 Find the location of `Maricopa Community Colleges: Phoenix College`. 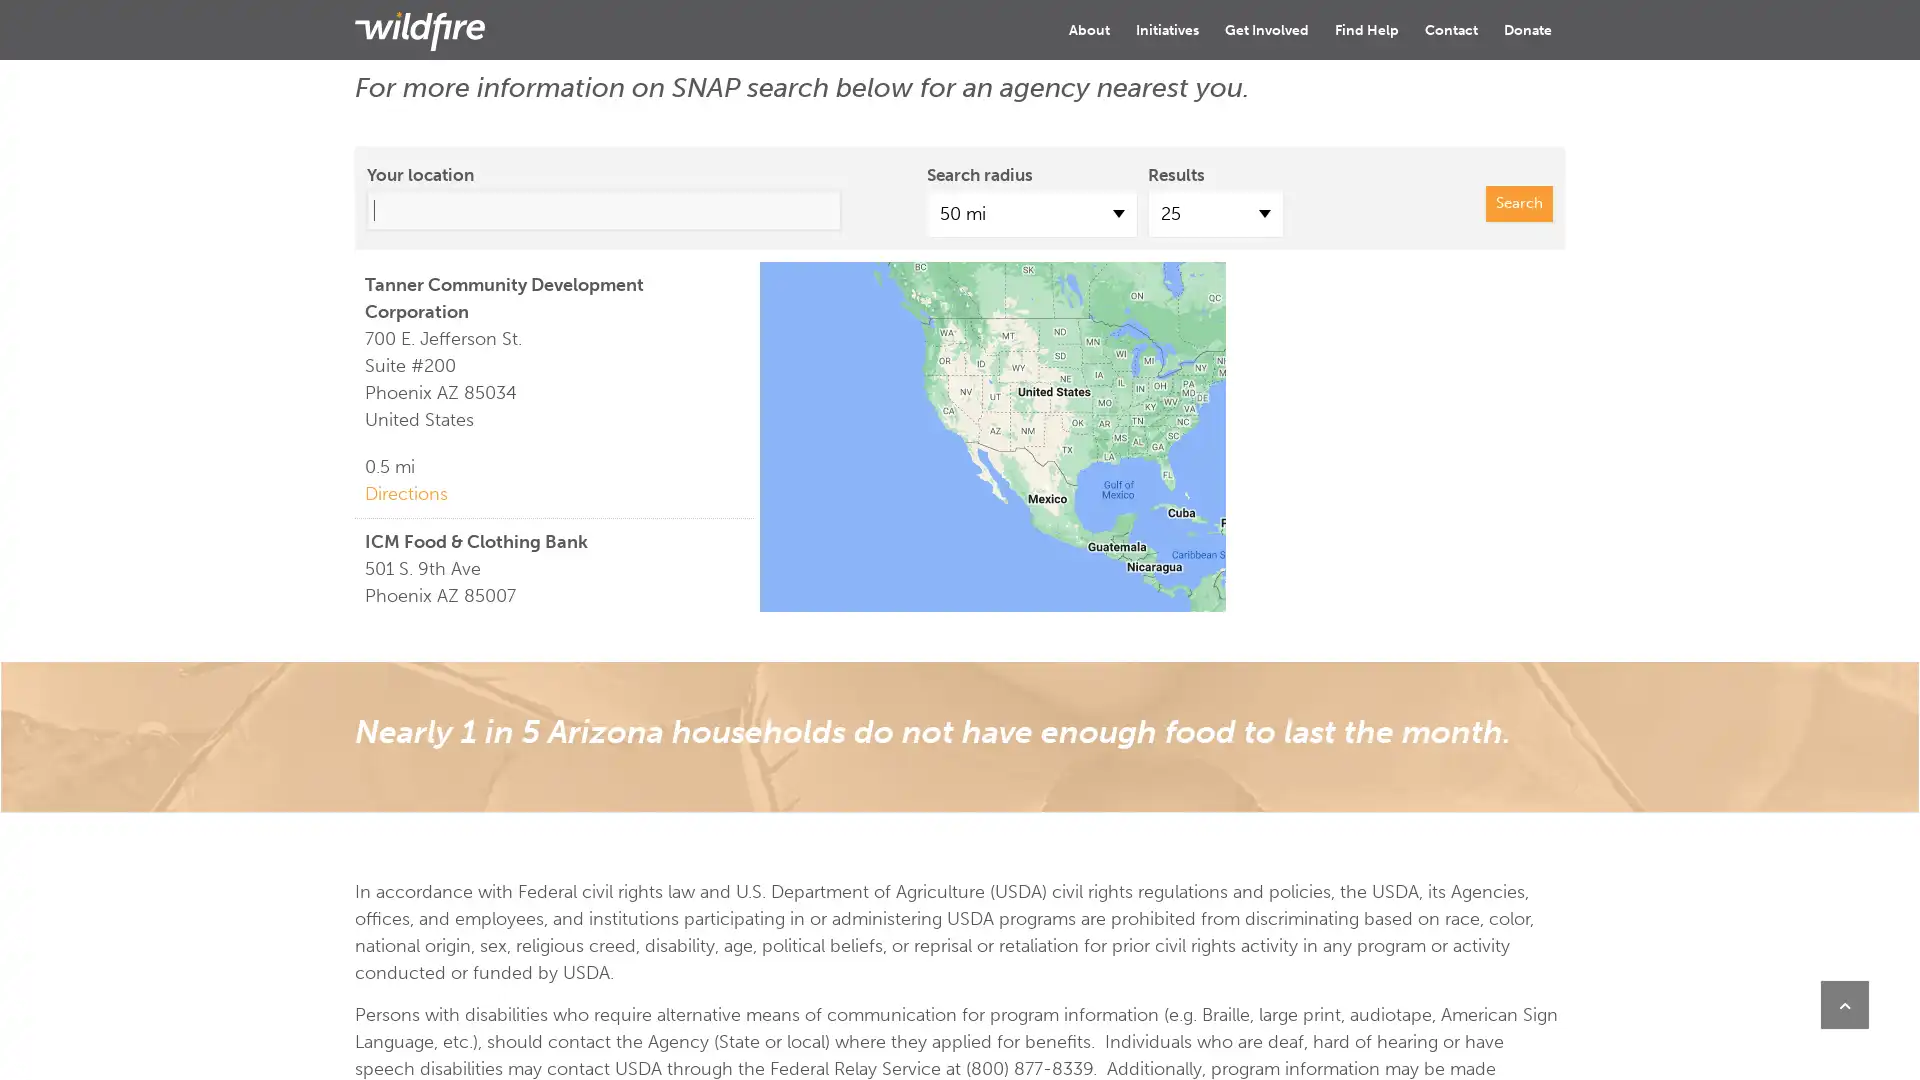

Maricopa Community Colleges: Phoenix College is located at coordinates (1141, 394).